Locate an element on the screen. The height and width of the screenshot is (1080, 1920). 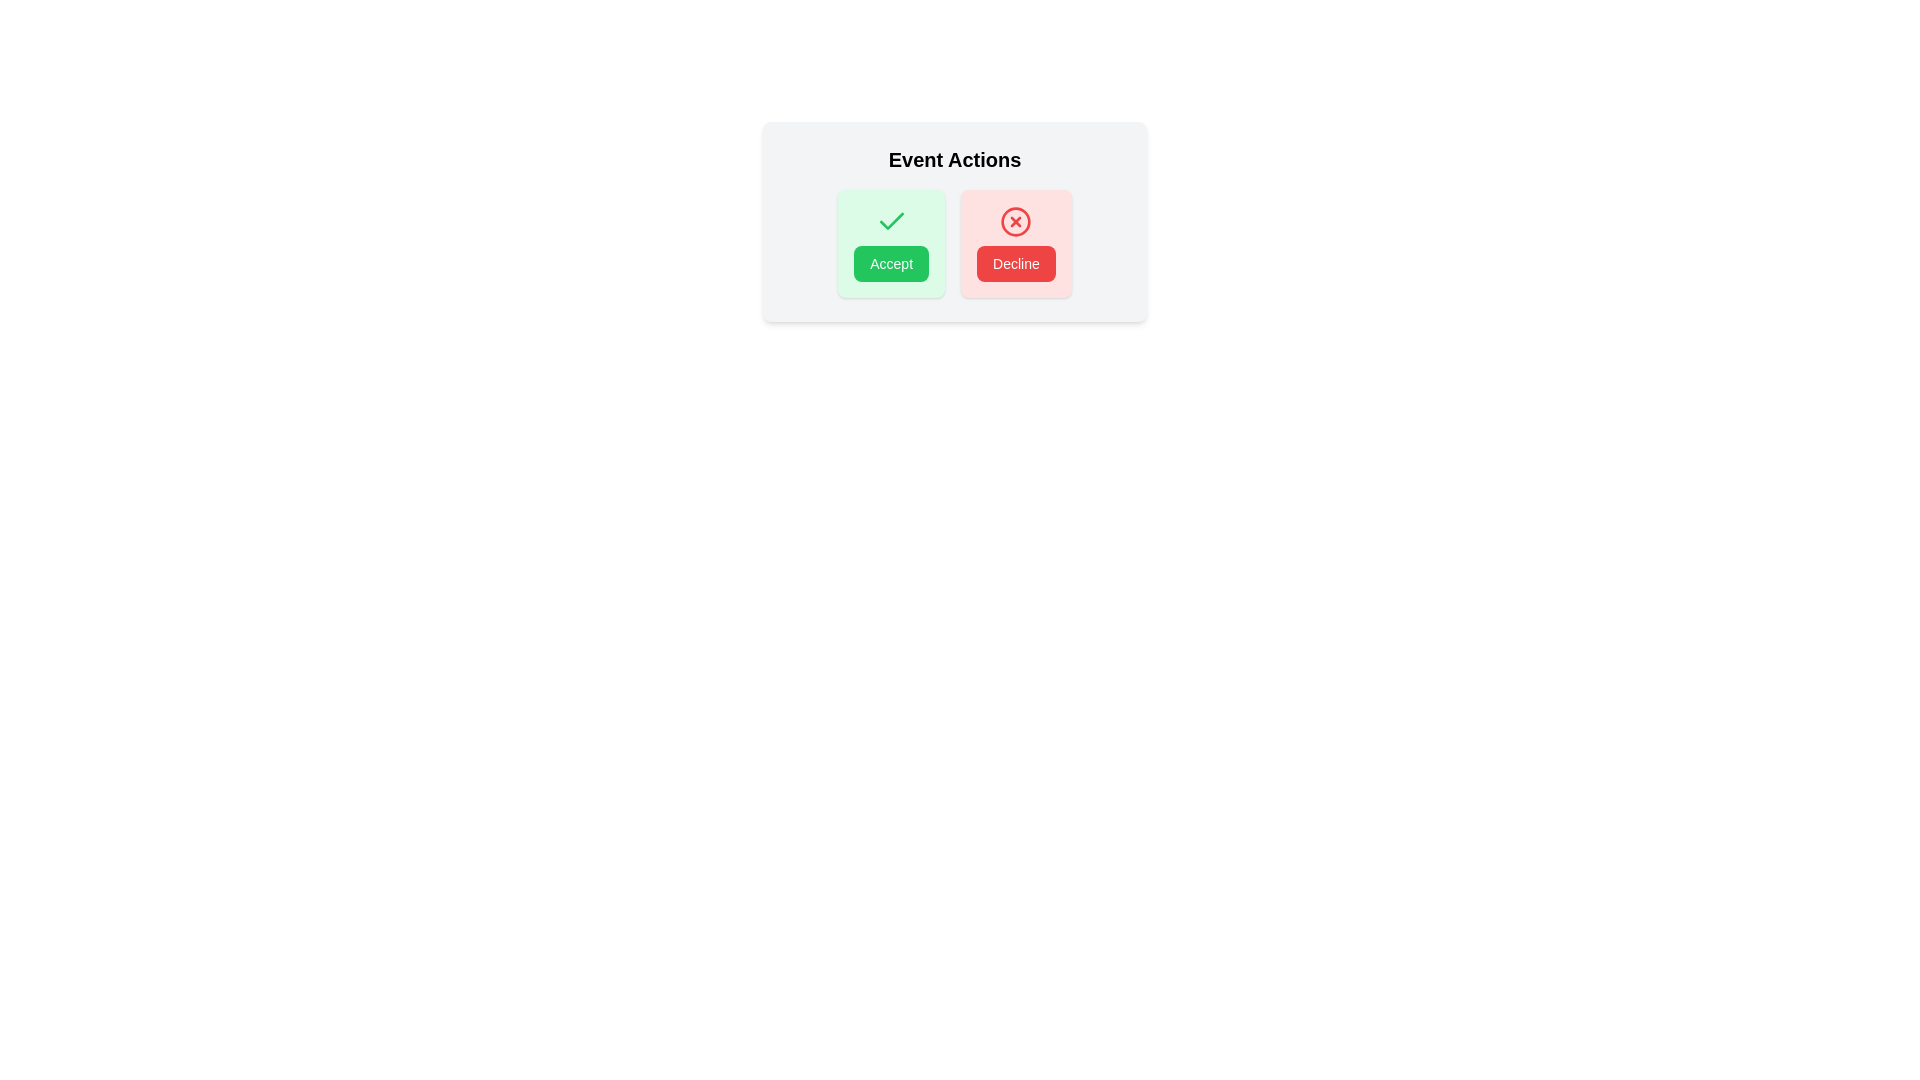
the Decline button located to the right of the Accept button under the 'Event Actions' title is located at coordinates (1016, 242).